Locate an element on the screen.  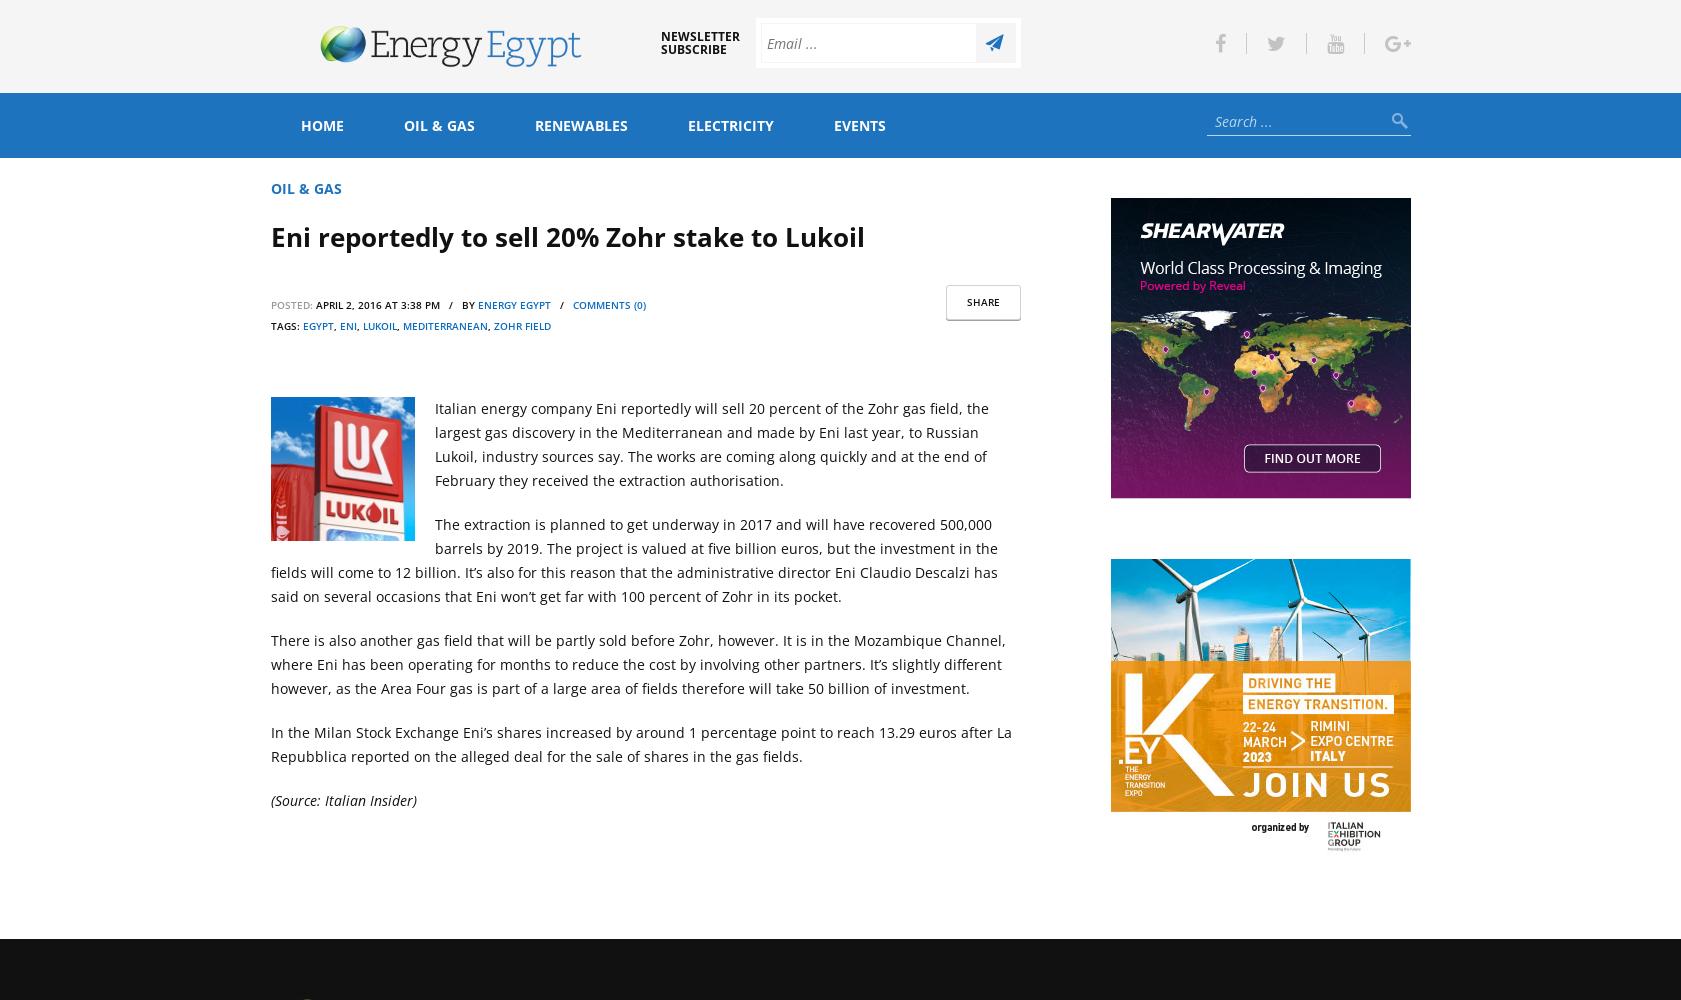
'/' is located at coordinates (559, 305).